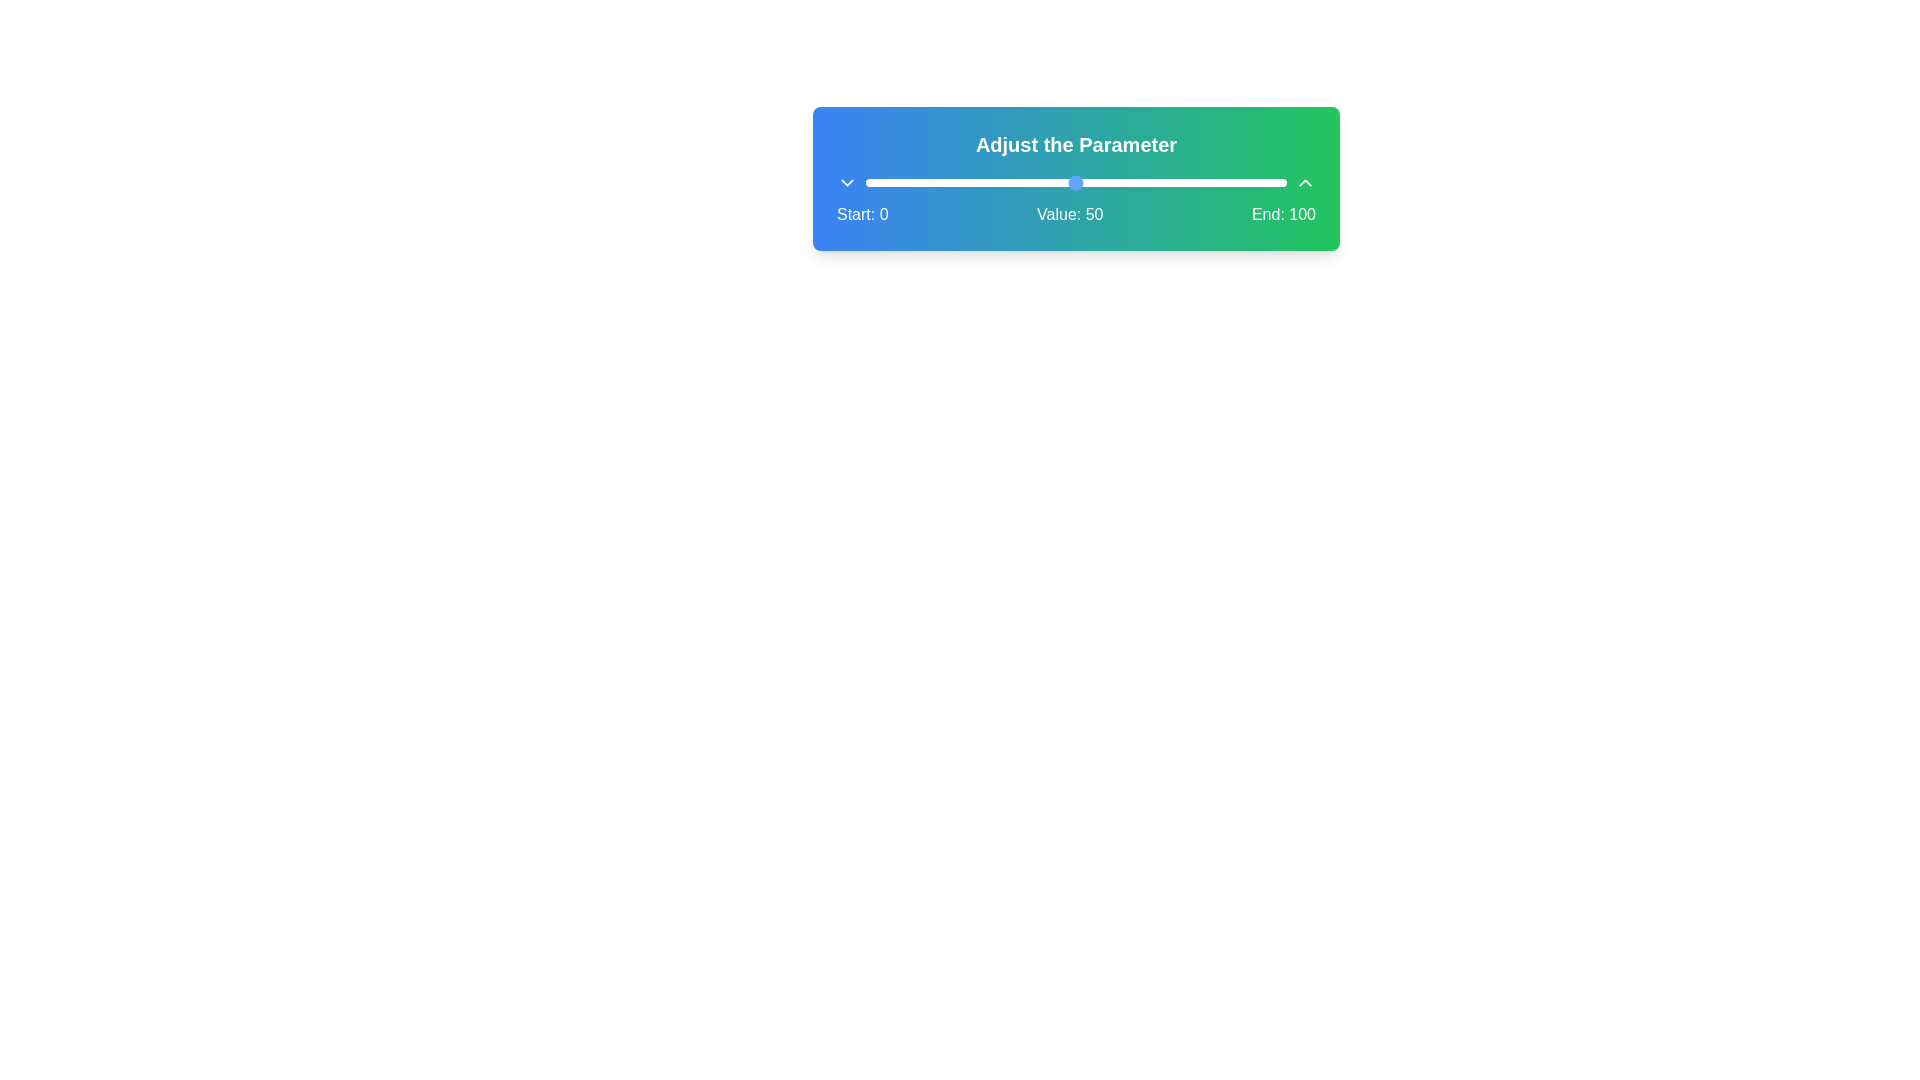 The image size is (1920, 1080). Describe the element at coordinates (1156, 182) in the screenshot. I see `the parameter` at that location.